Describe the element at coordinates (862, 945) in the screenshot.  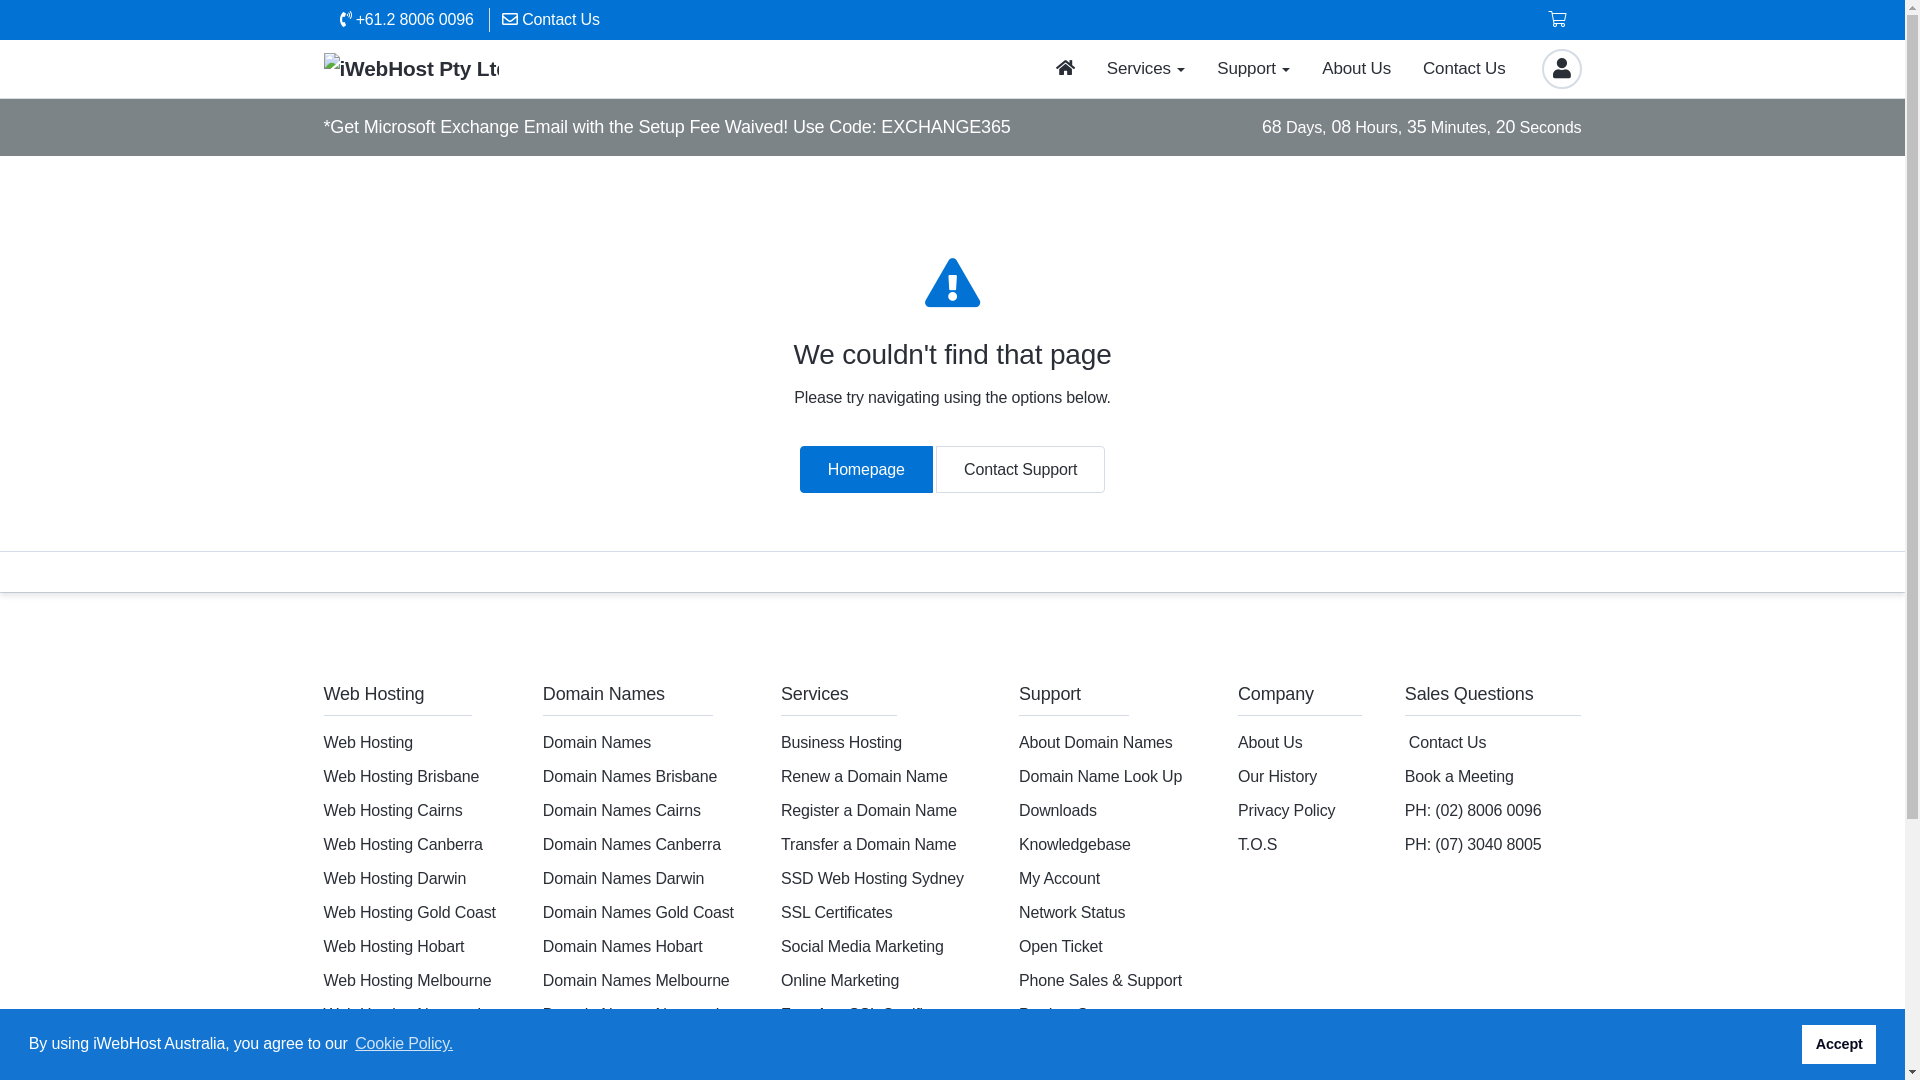
I see `'Social Media Marketing'` at that location.